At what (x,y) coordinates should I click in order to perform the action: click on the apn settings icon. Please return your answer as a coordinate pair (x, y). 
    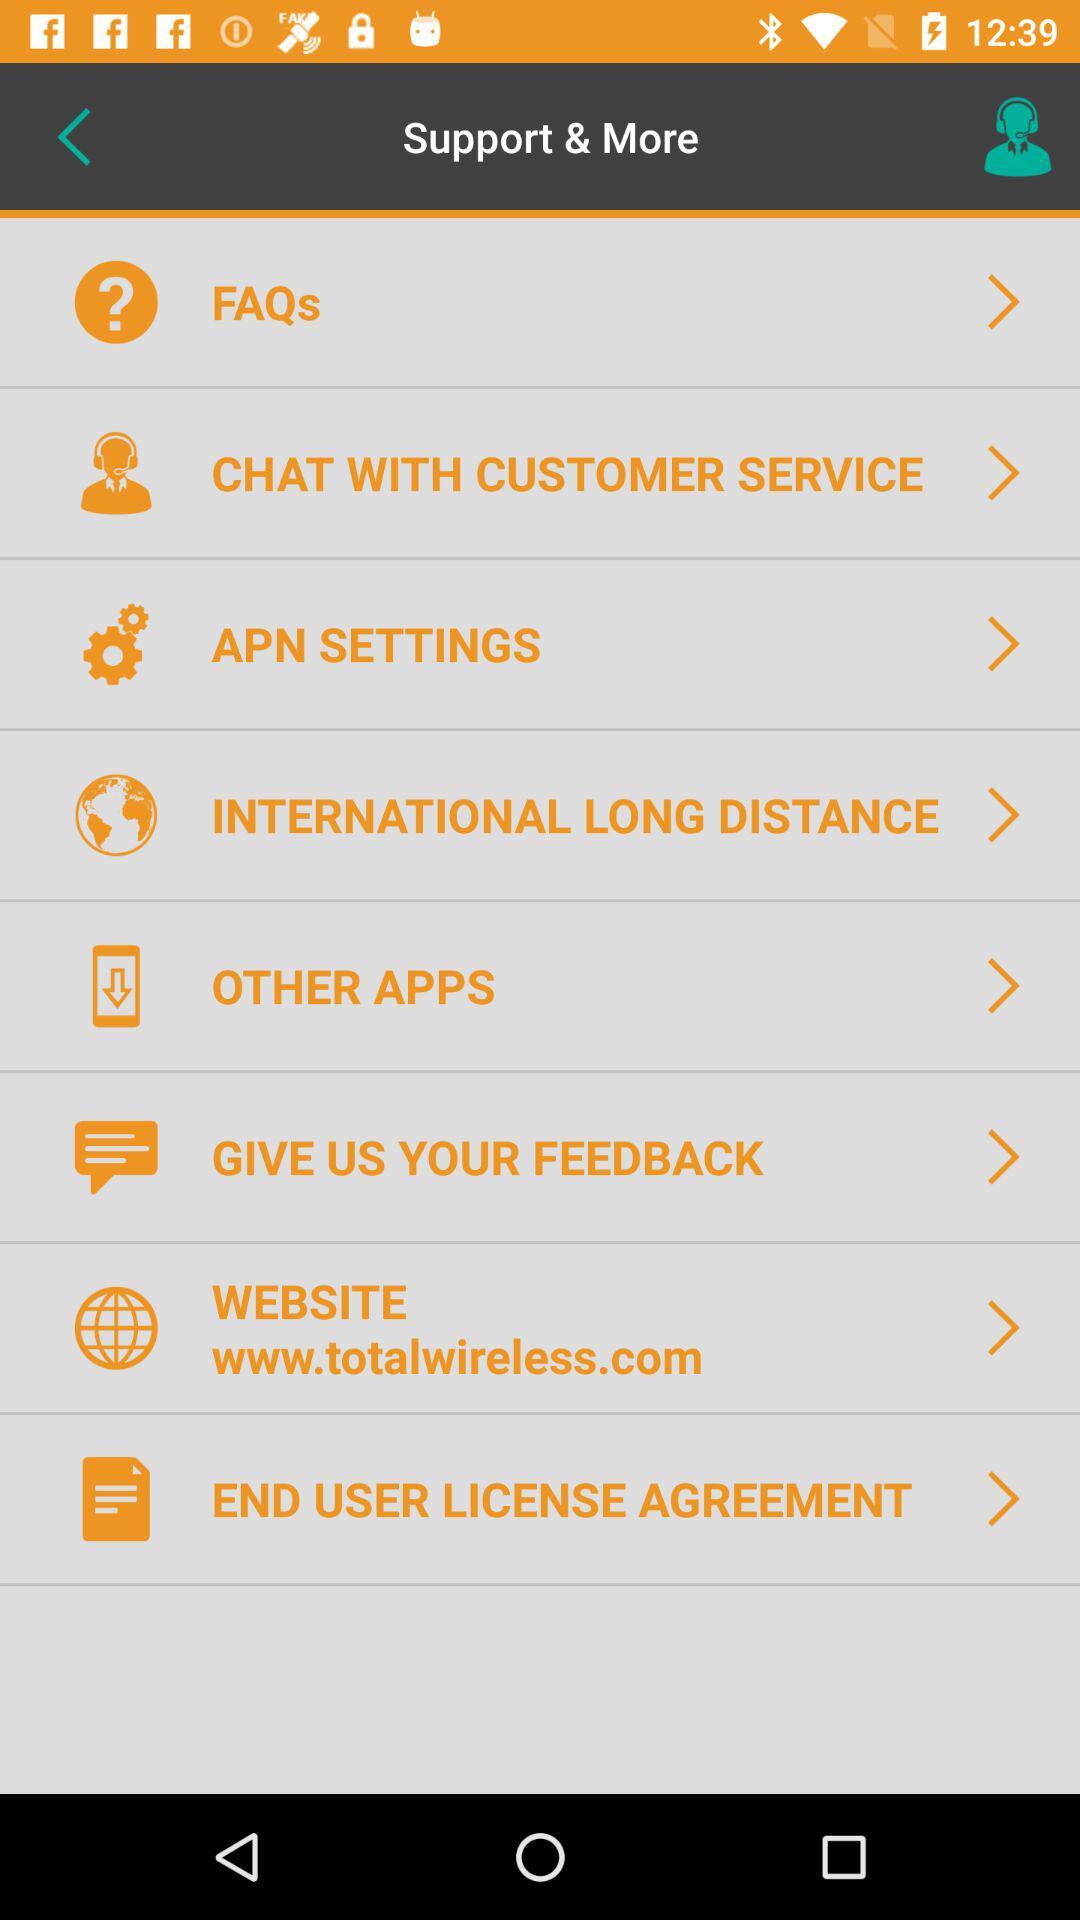
    Looking at the image, I should click on (389, 643).